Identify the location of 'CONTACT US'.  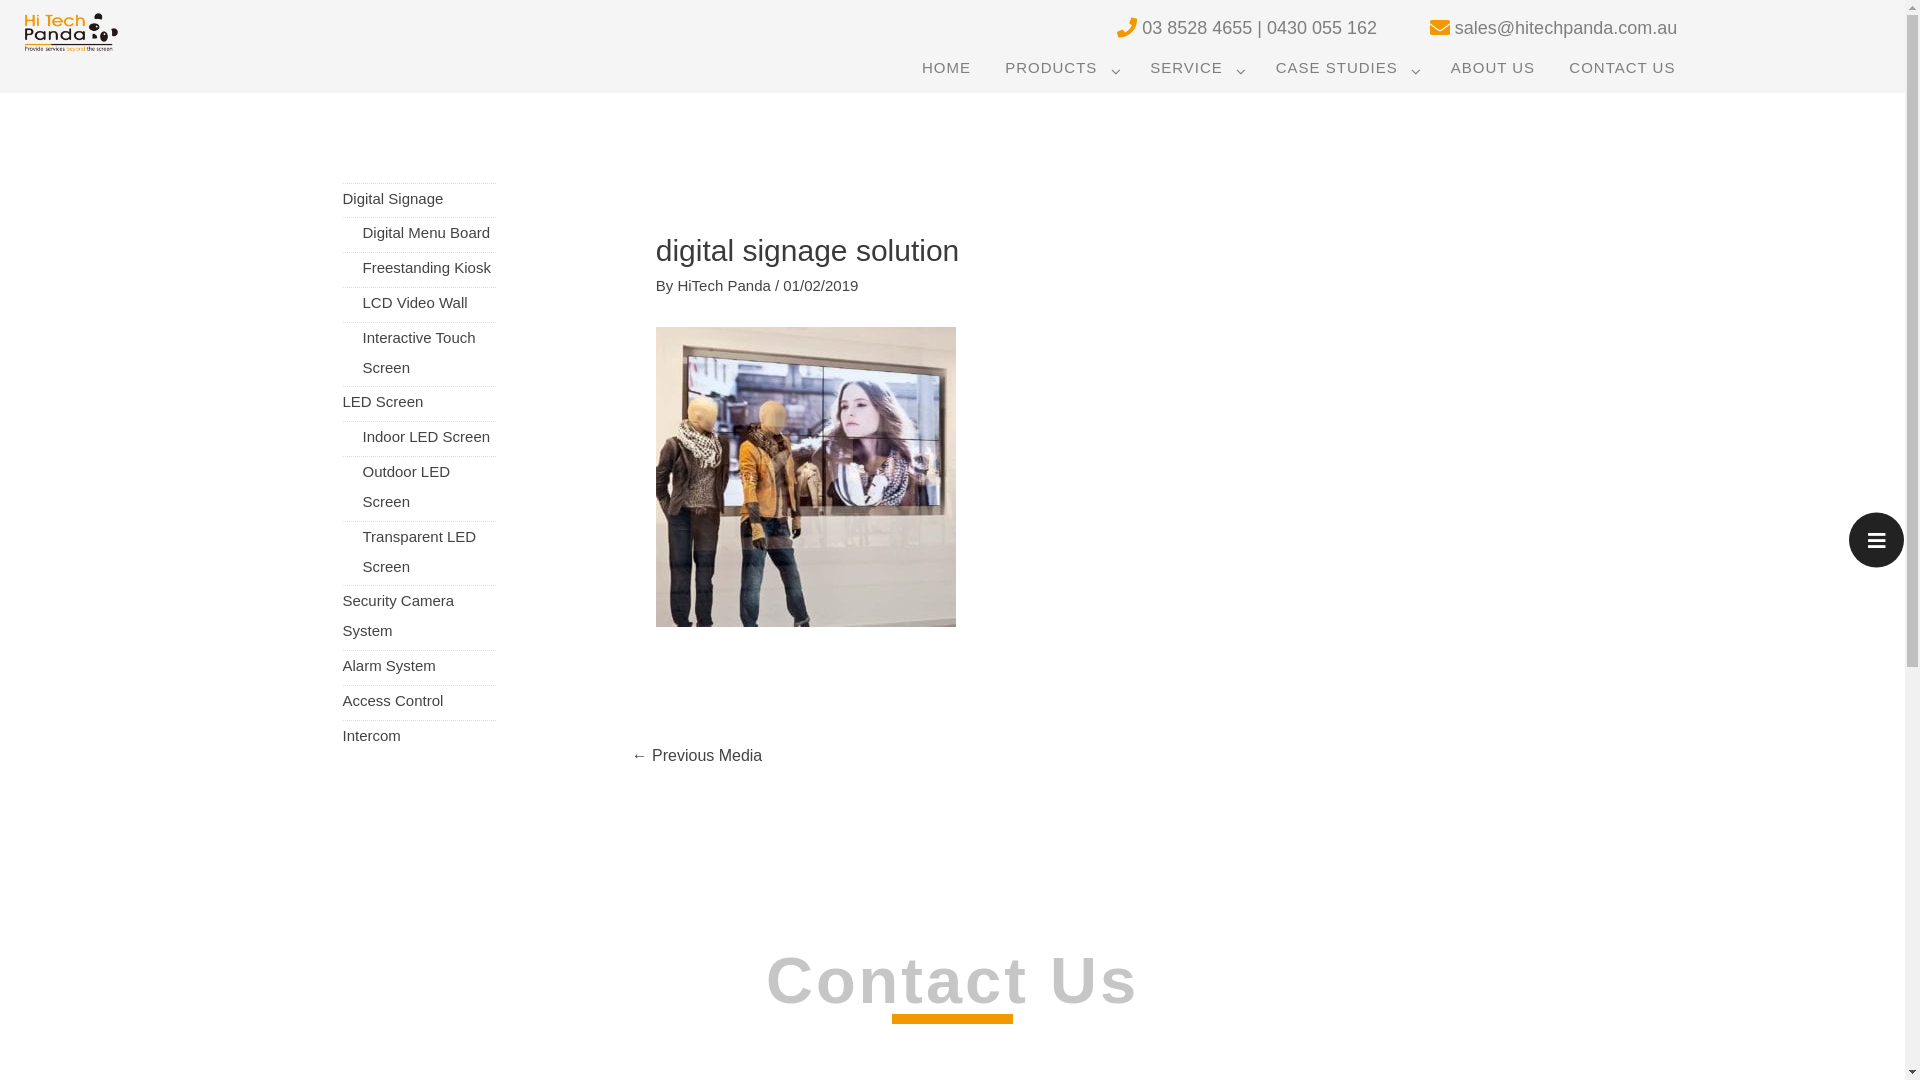
(1622, 67).